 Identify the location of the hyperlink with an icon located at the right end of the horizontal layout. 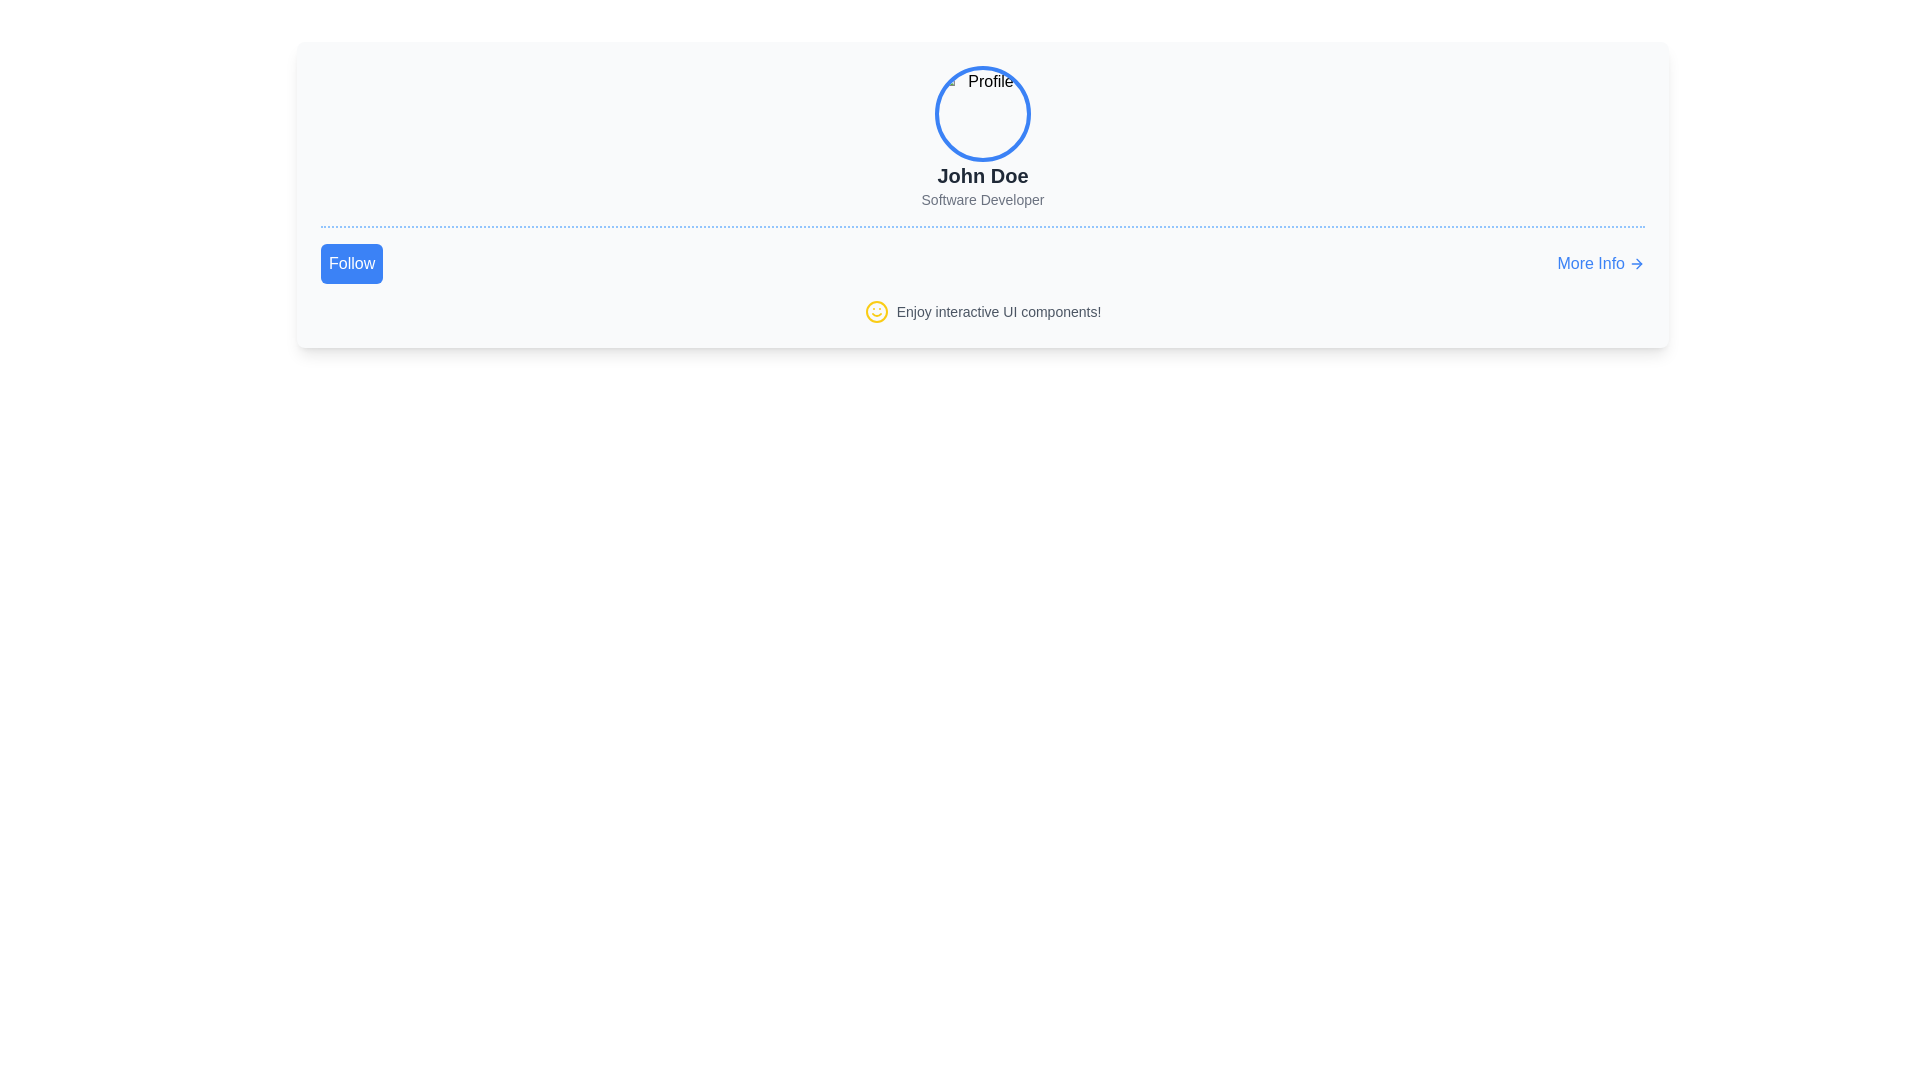
(1601, 262).